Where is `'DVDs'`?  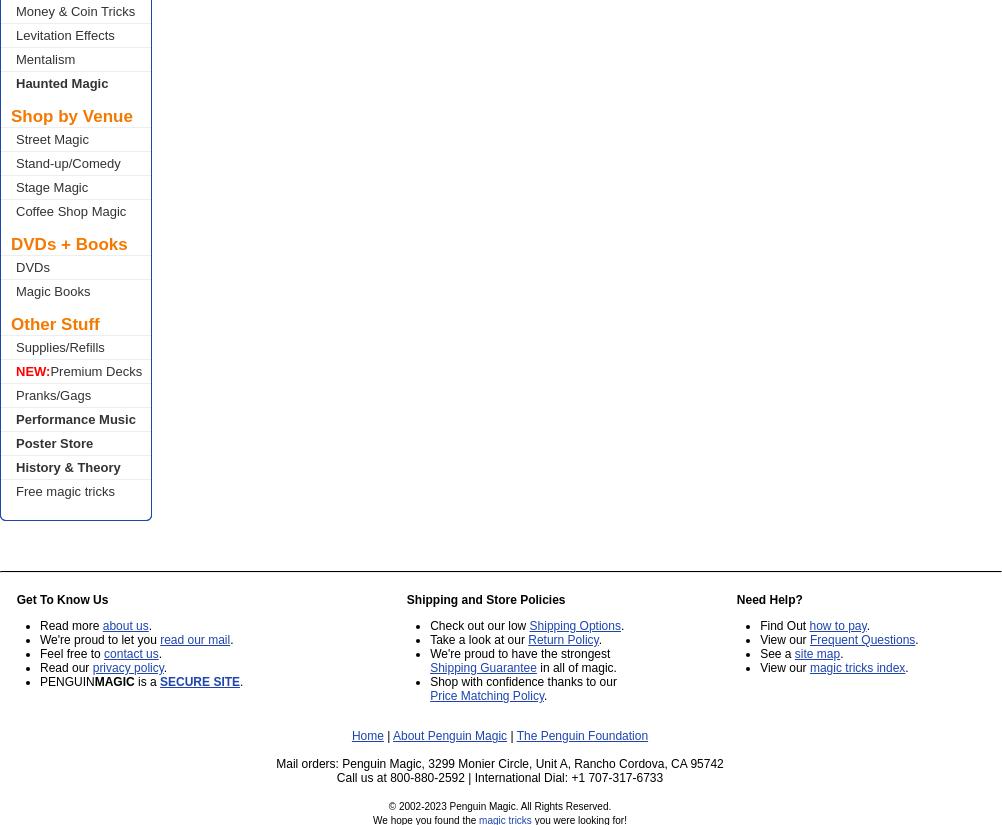
'DVDs' is located at coordinates (16, 266).